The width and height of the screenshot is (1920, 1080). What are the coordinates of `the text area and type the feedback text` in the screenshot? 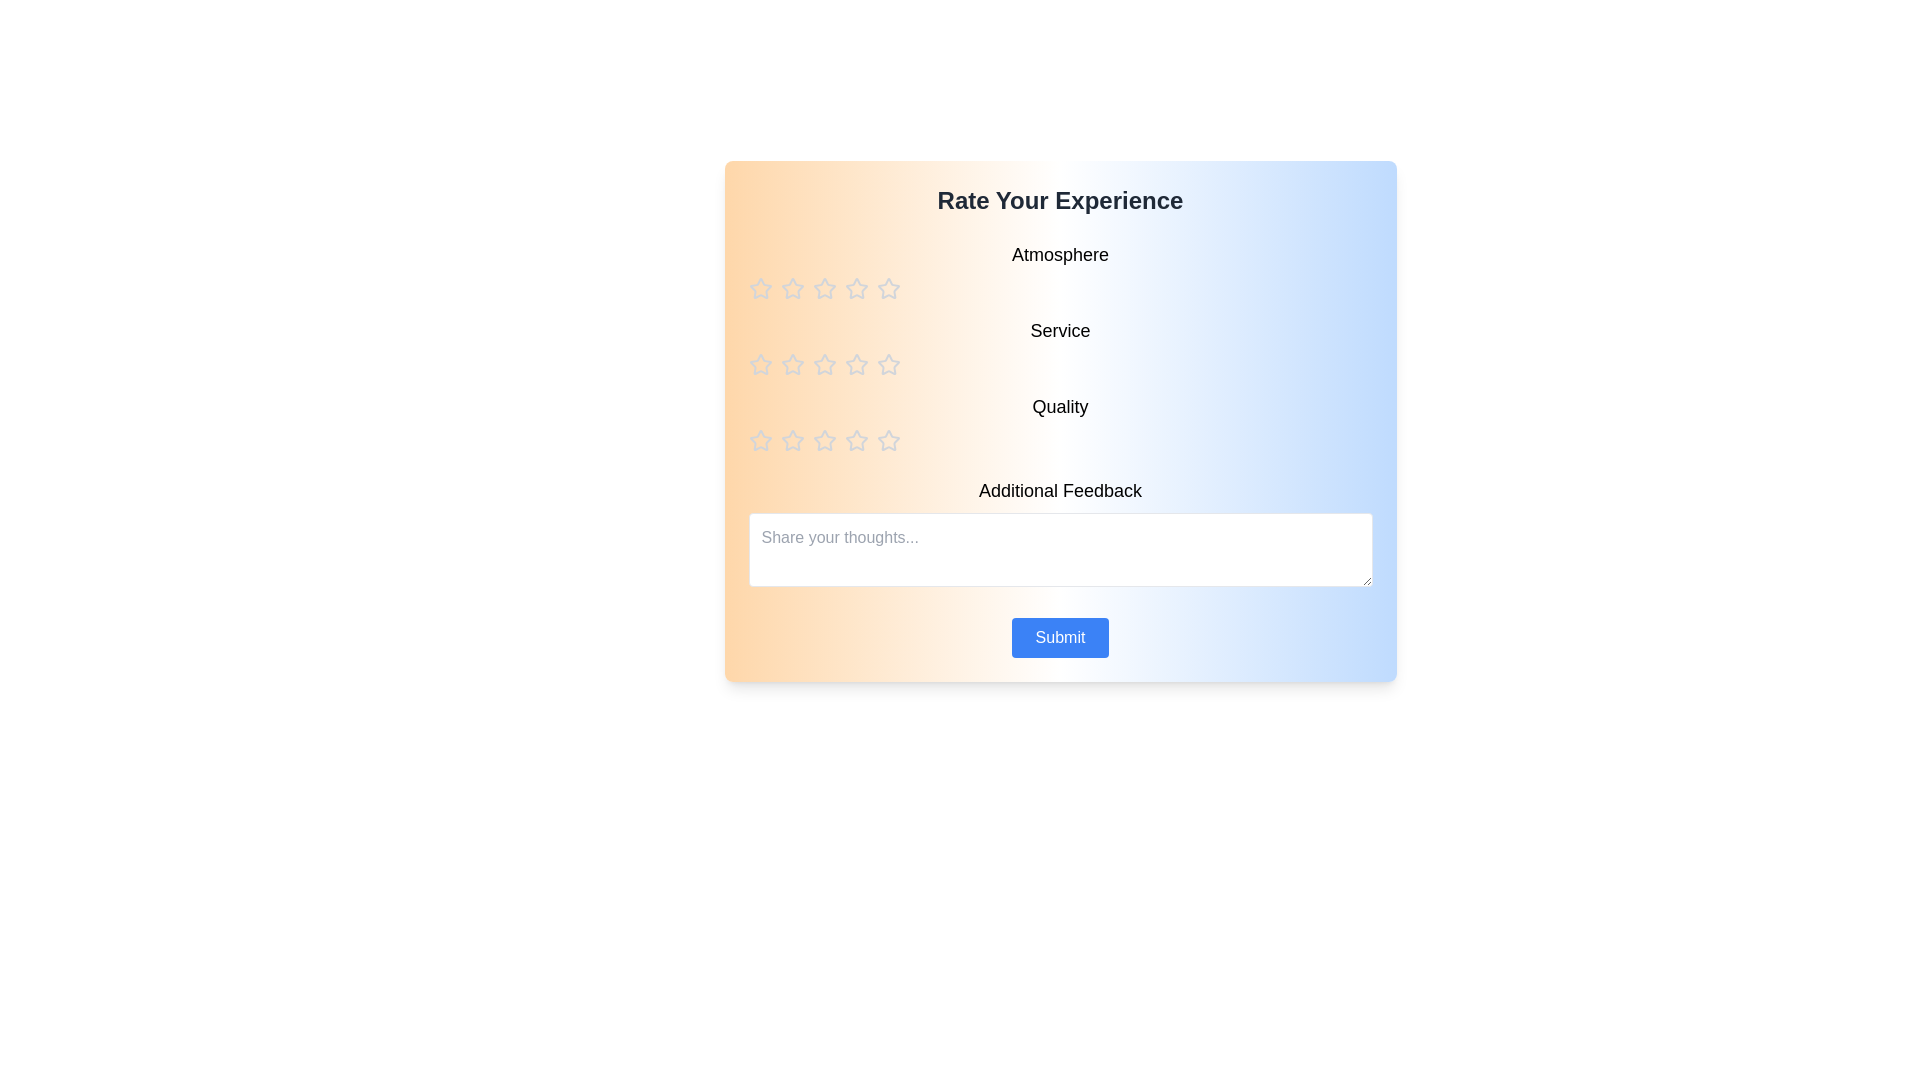 It's located at (1059, 550).